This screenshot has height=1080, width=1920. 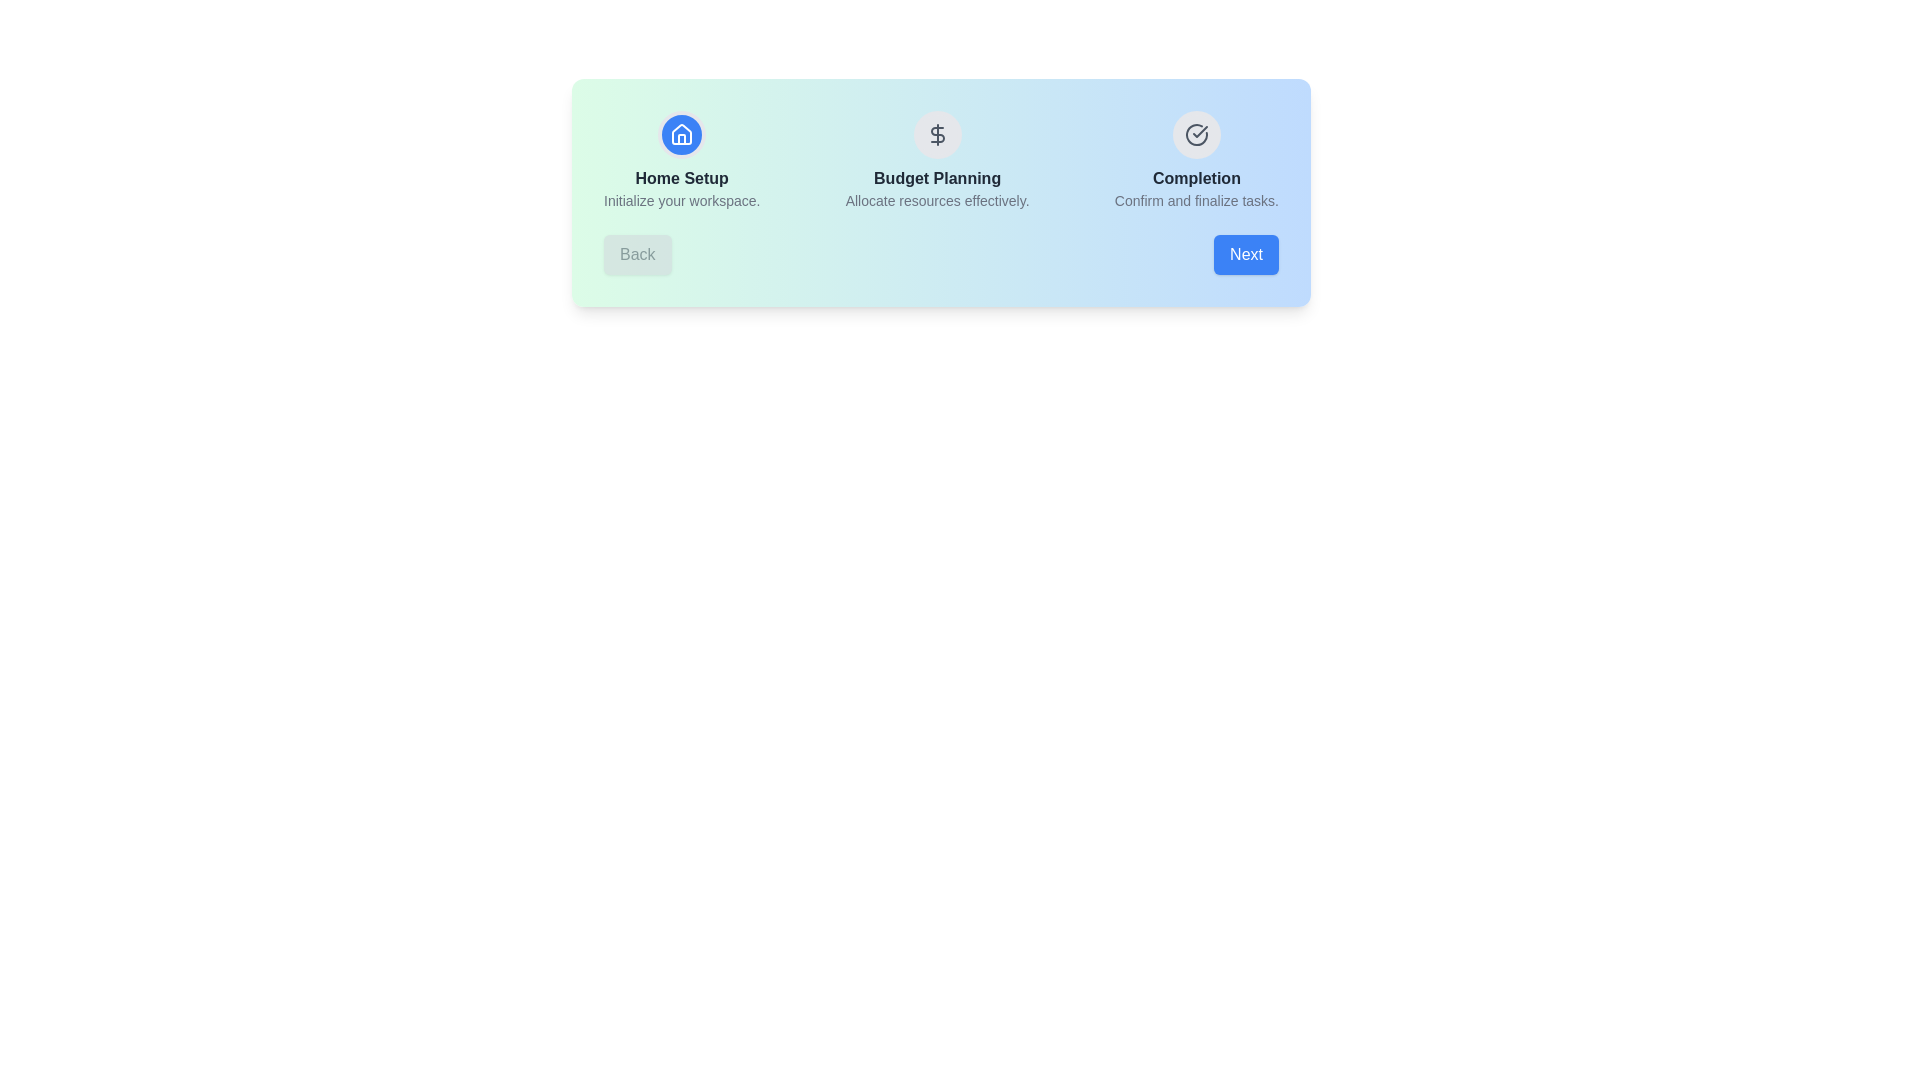 What do you see at coordinates (1245, 253) in the screenshot?
I see `'Next' button to proceed to the next step in the workflow` at bounding box center [1245, 253].